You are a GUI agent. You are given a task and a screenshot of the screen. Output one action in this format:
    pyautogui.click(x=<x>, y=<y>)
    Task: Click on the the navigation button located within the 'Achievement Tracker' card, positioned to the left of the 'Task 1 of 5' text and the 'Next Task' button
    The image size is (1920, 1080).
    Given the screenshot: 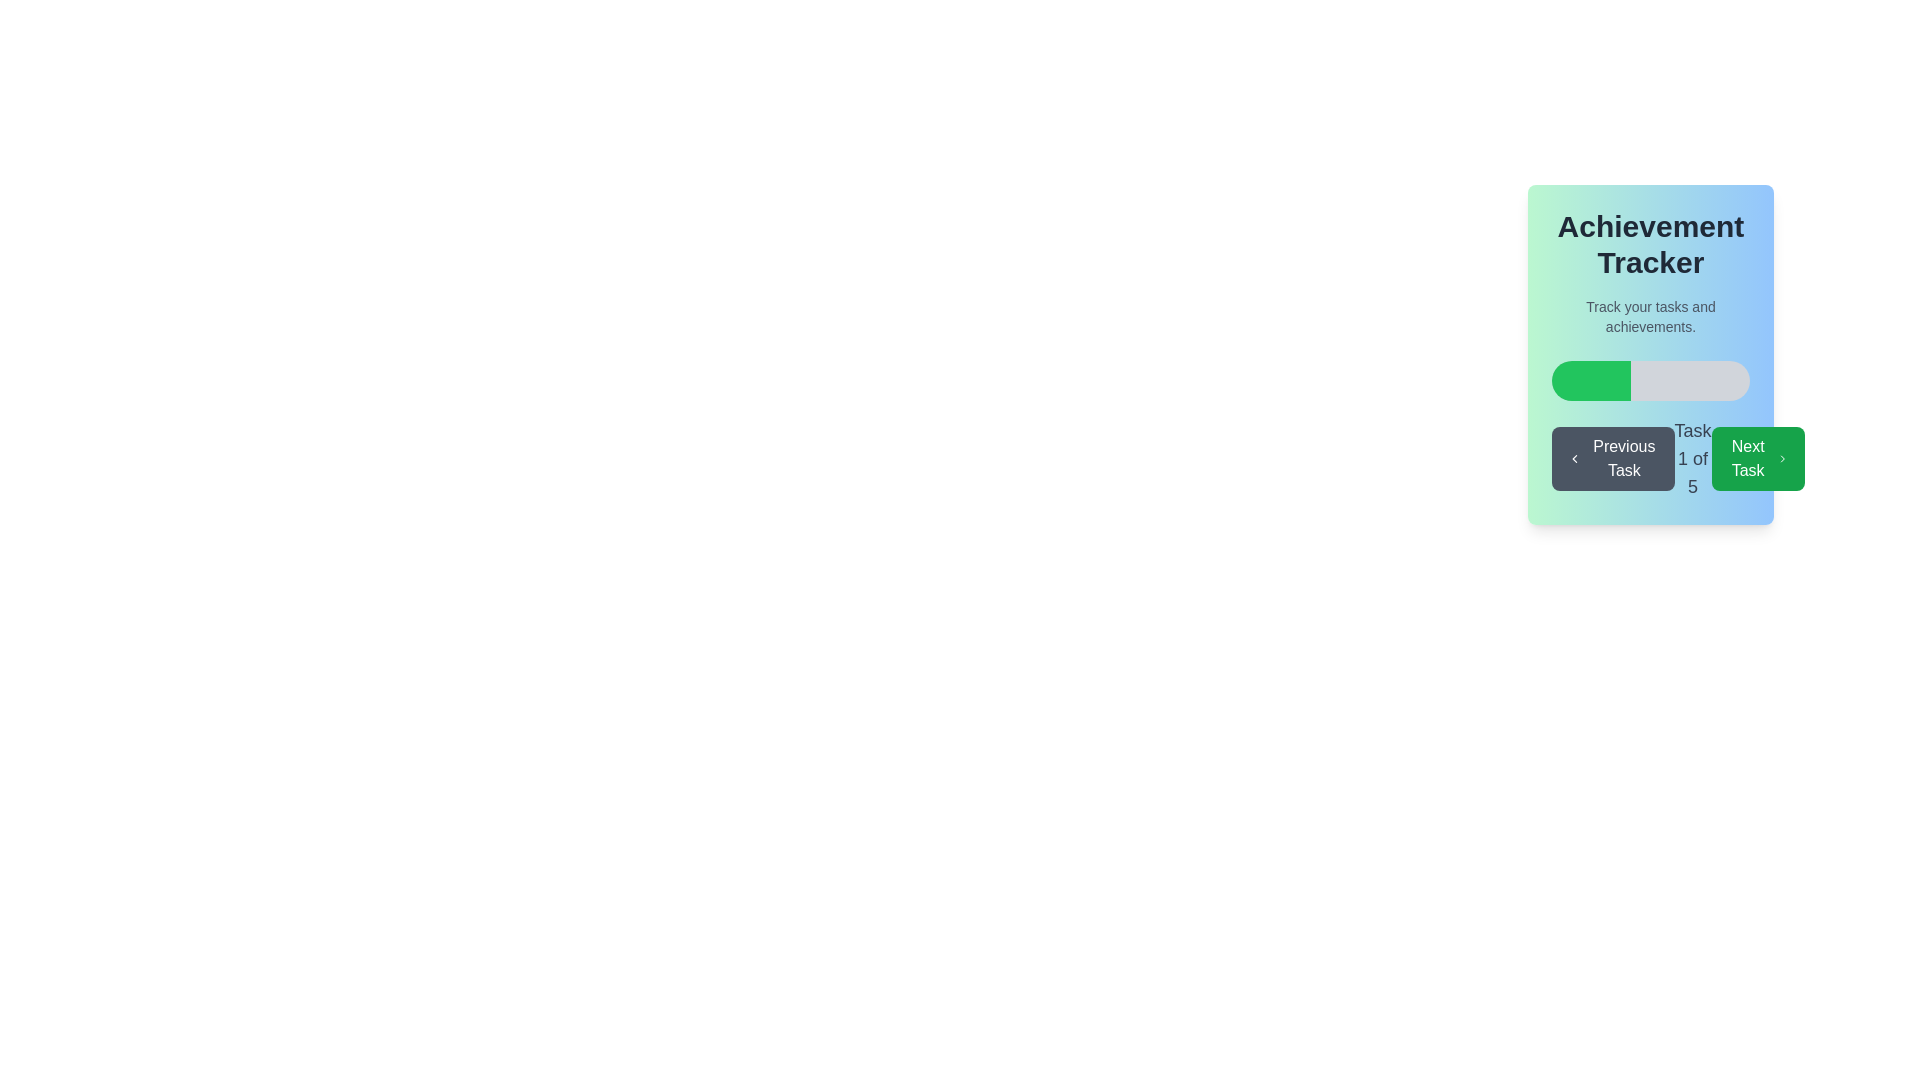 What is the action you would take?
    pyautogui.click(x=1613, y=459)
    